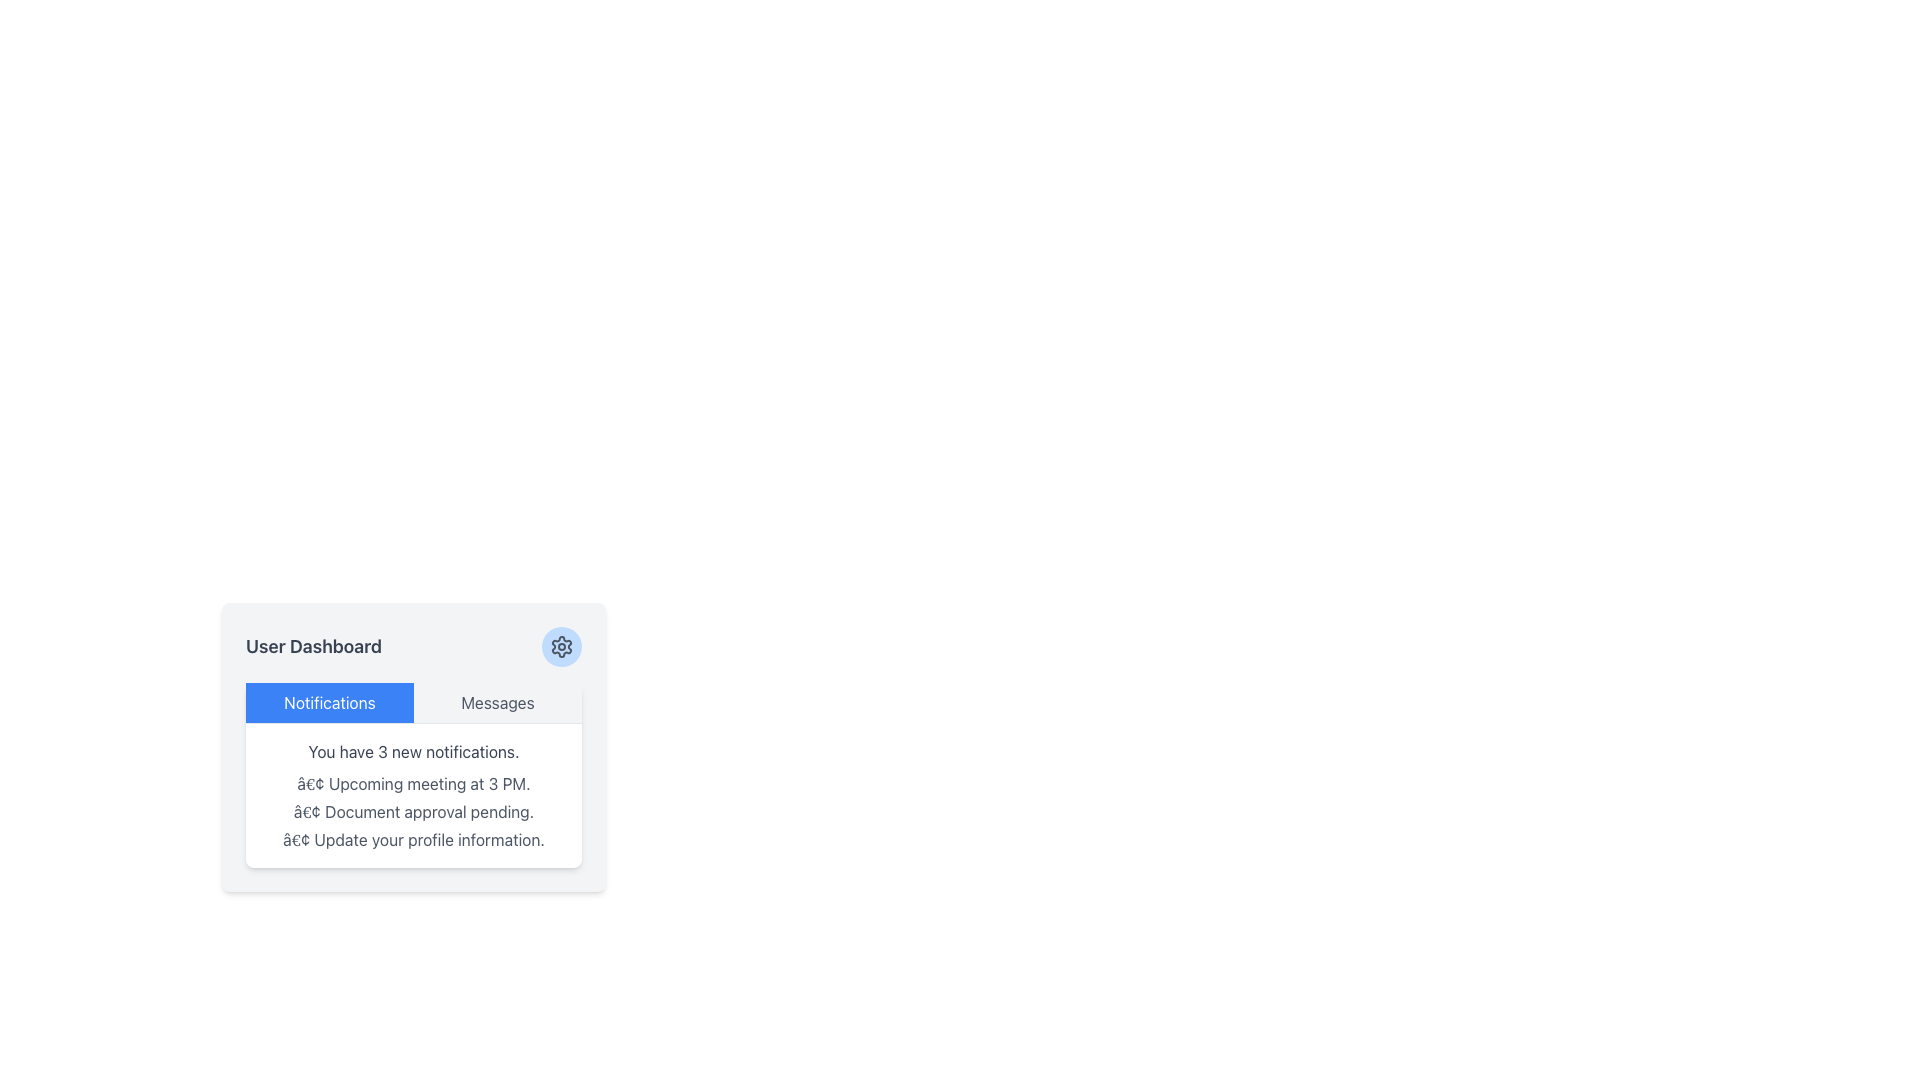 This screenshot has height=1080, width=1920. What do you see at coordinates (412, 812) in the screenshot?
I see `the informational text notifying the user about a pending document approval, which is the second item in the bulleted list in the notification section of the User Dashboard` at bounding box center [412, 812].